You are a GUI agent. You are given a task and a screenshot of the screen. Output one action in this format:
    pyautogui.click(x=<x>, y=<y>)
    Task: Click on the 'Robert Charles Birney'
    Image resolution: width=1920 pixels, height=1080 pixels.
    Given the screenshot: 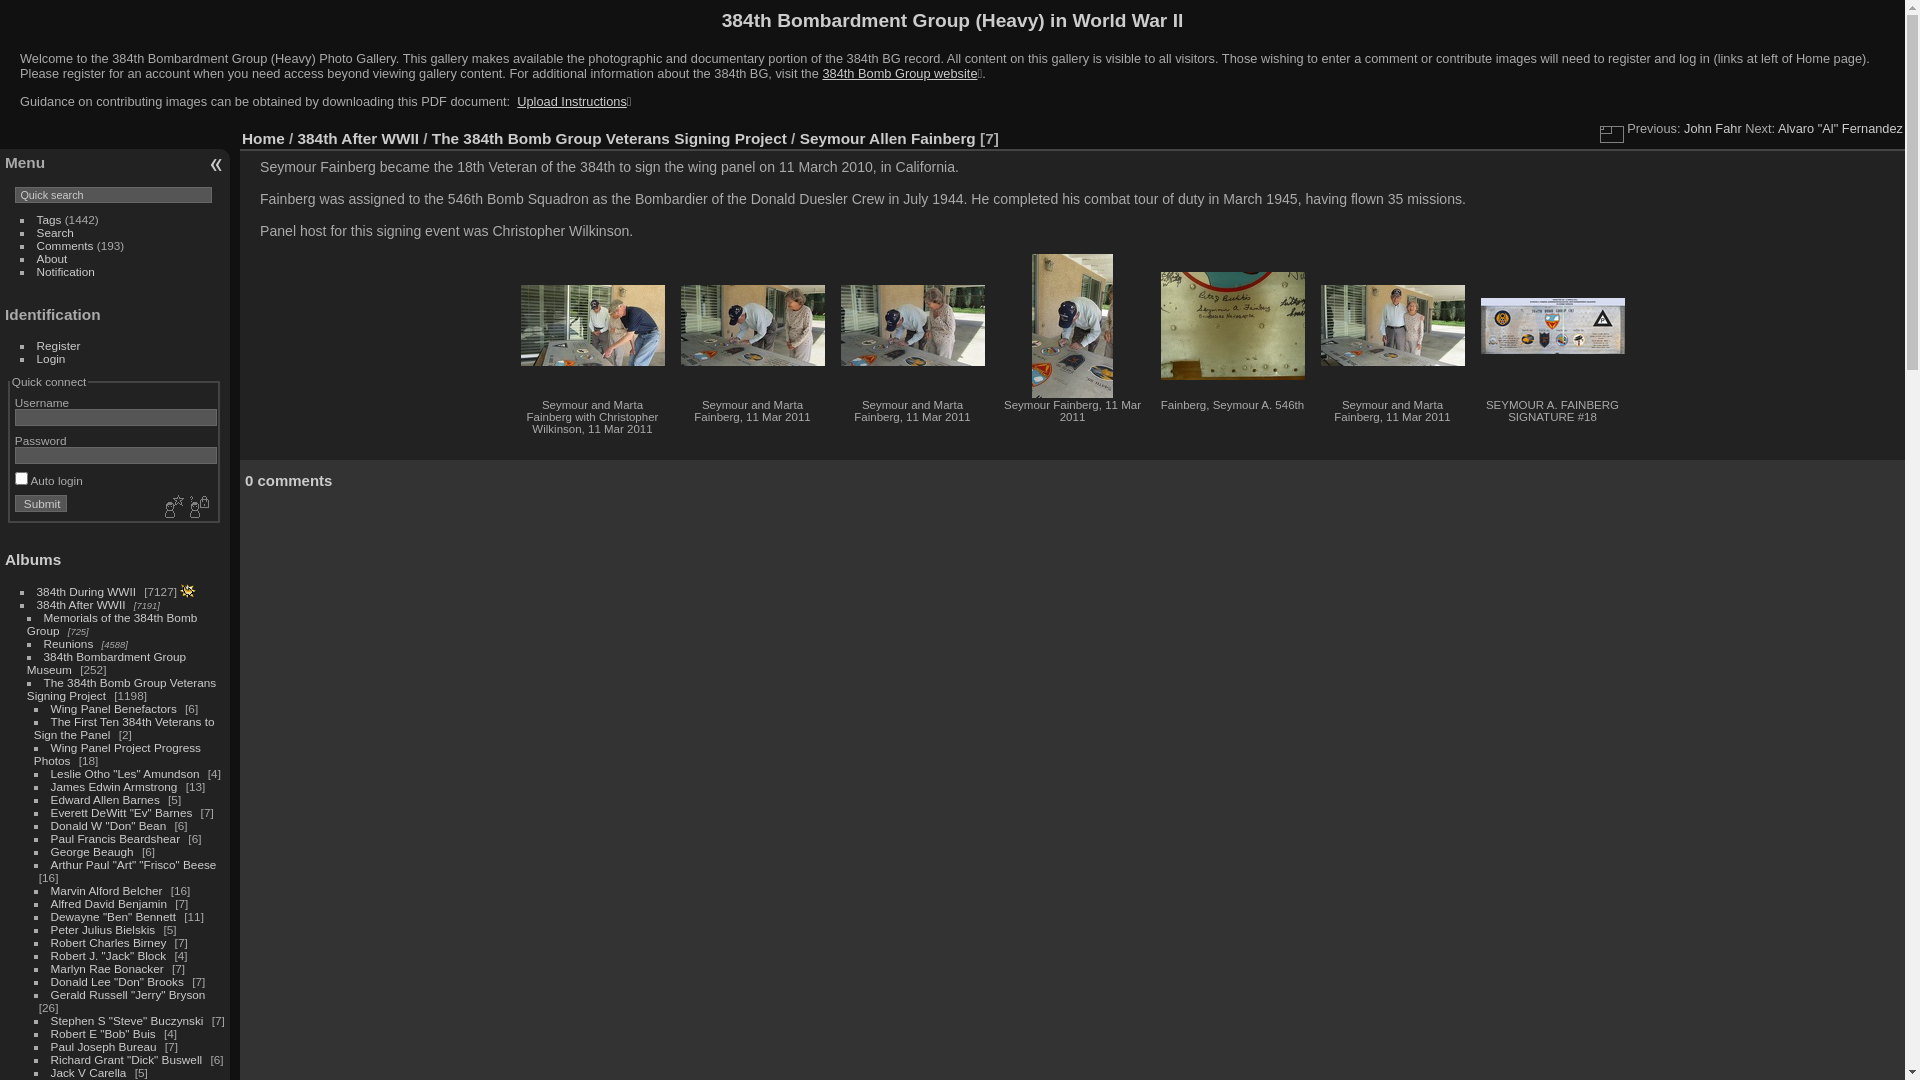 What is the action you would take?
    pyautogui.click(x=108, y=942)
    